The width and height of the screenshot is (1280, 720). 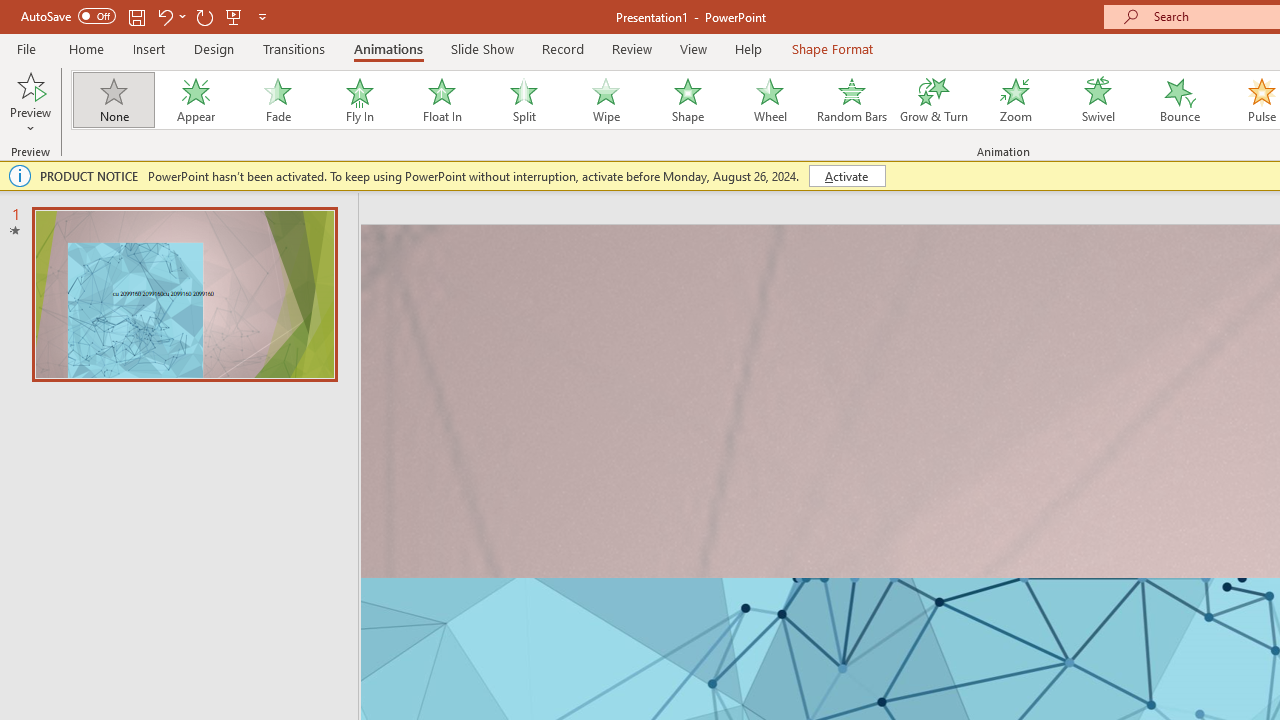 I want to click on 'Swivel', so click(x=1097, y=100).